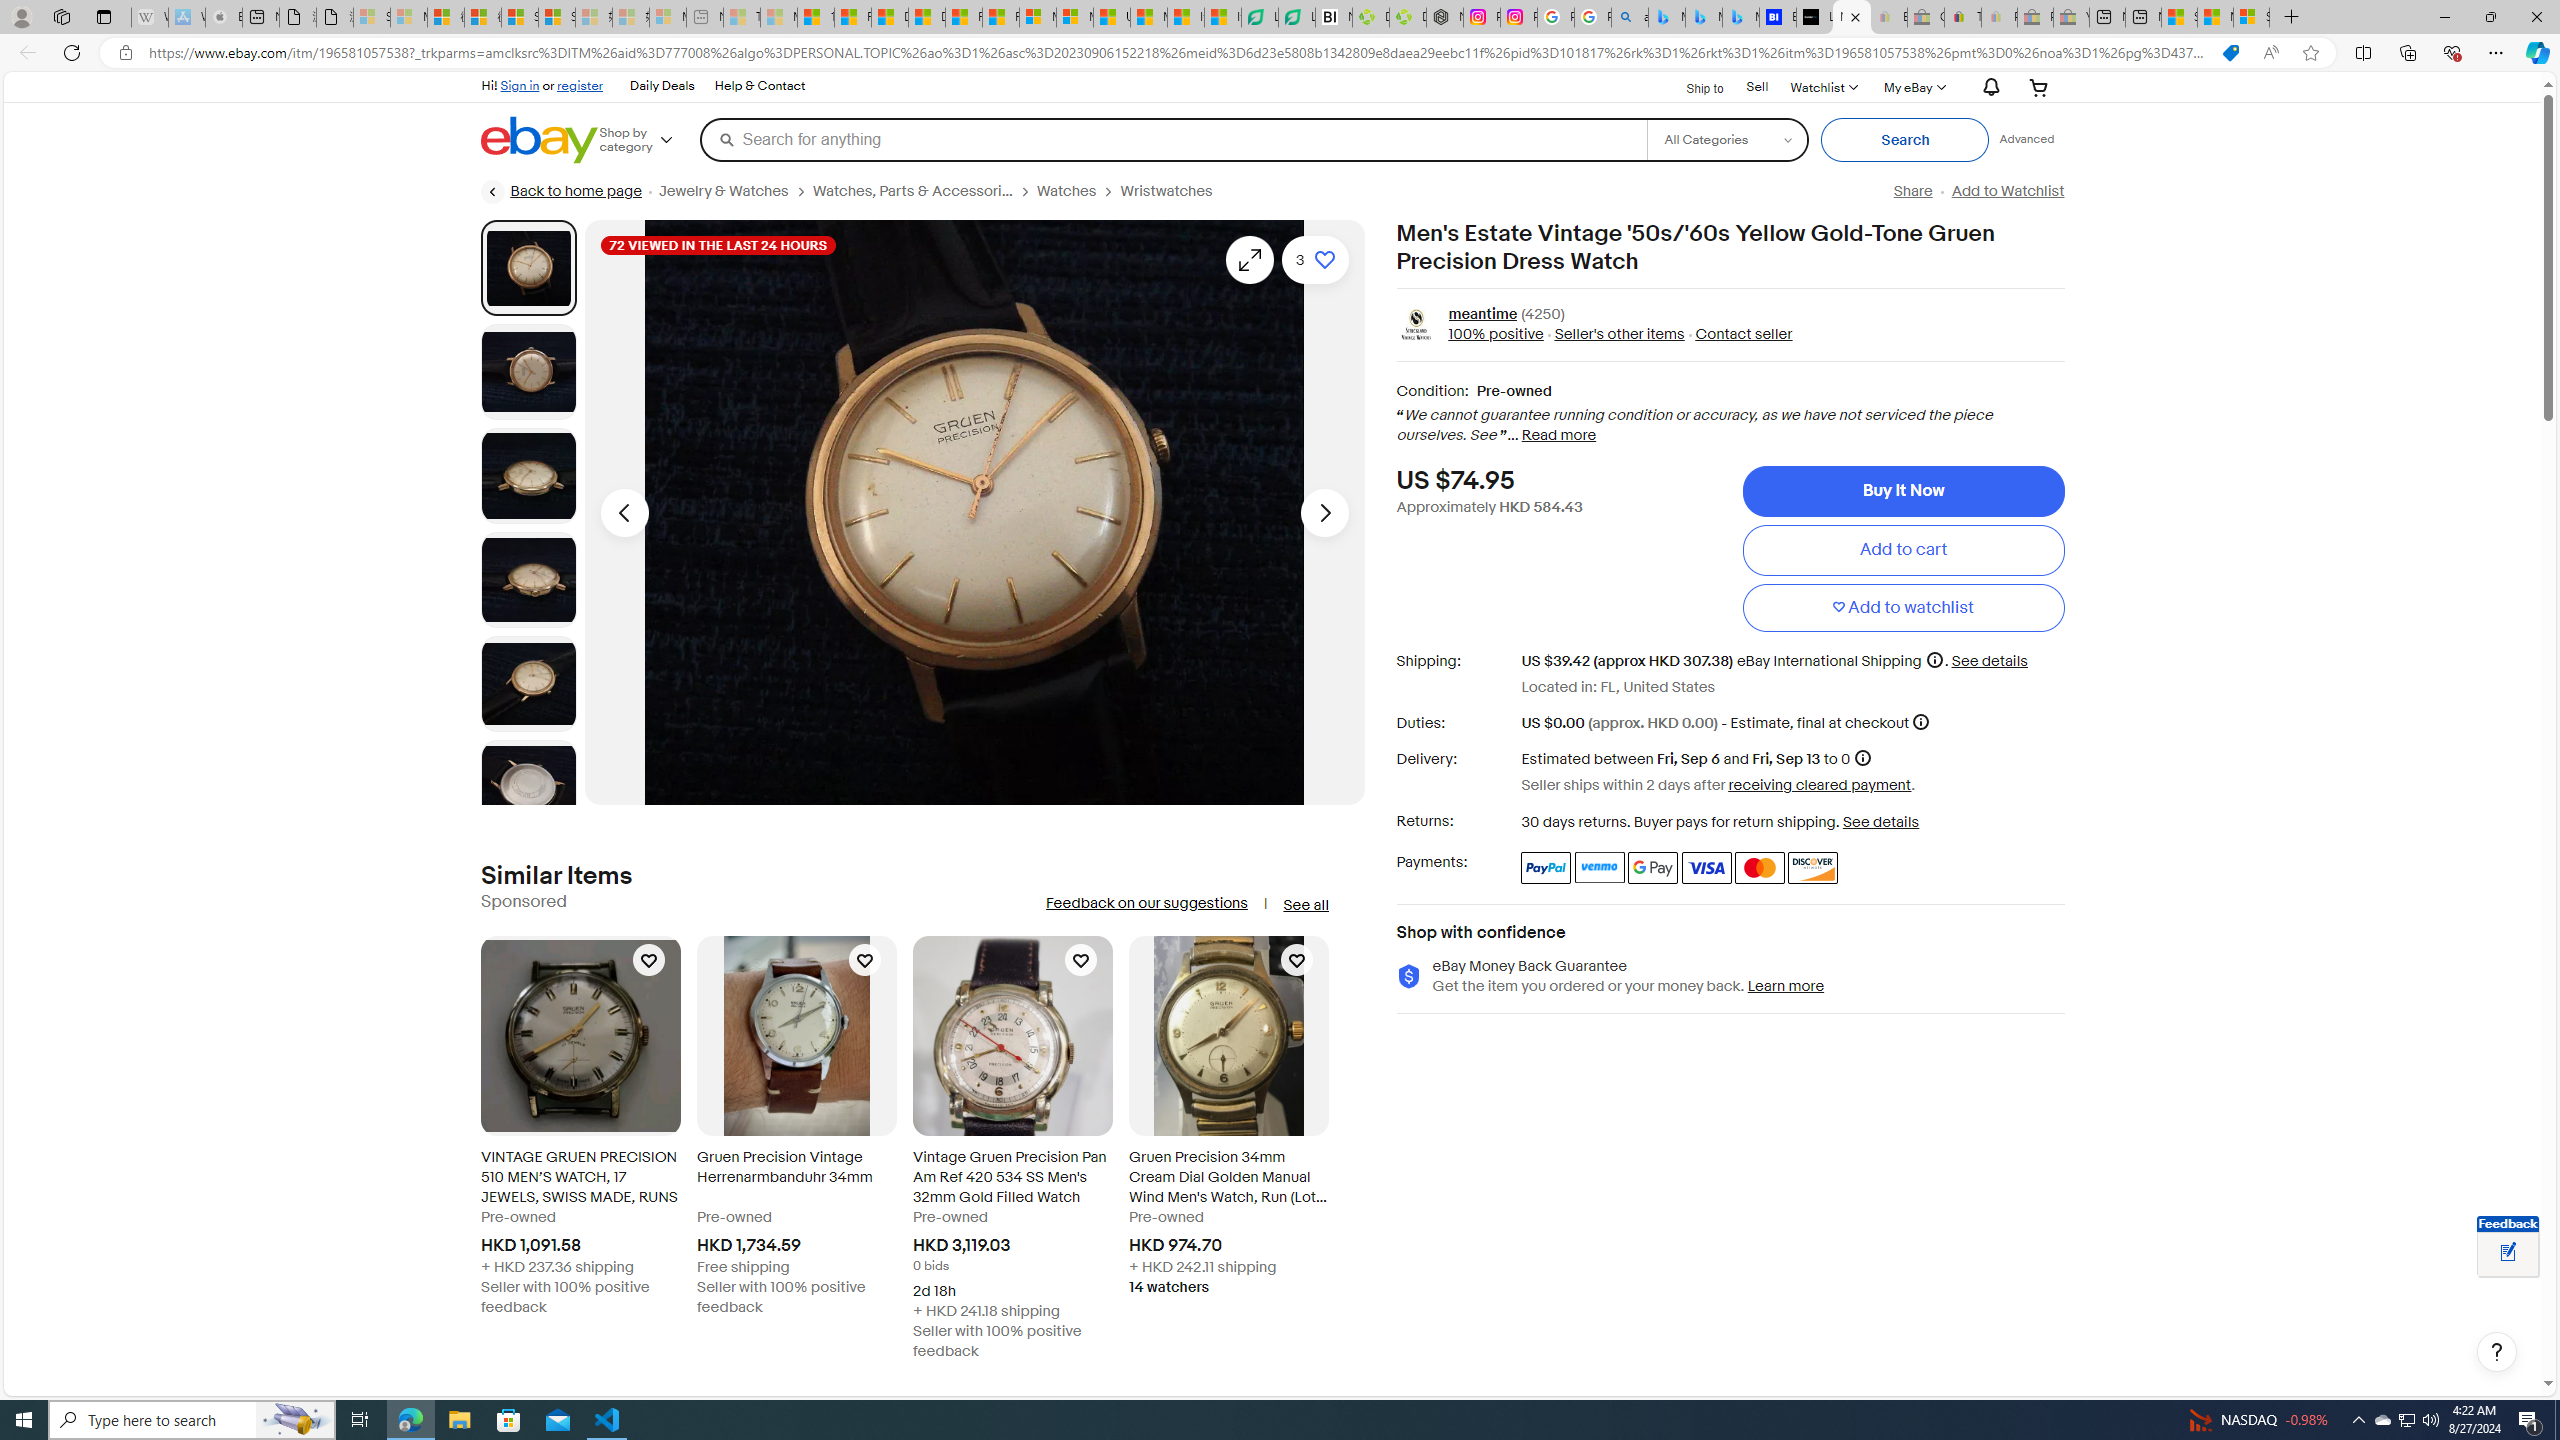  I want to click on 'Leave feedback about your eBay ViewItem experience', so click(2507, 1253).